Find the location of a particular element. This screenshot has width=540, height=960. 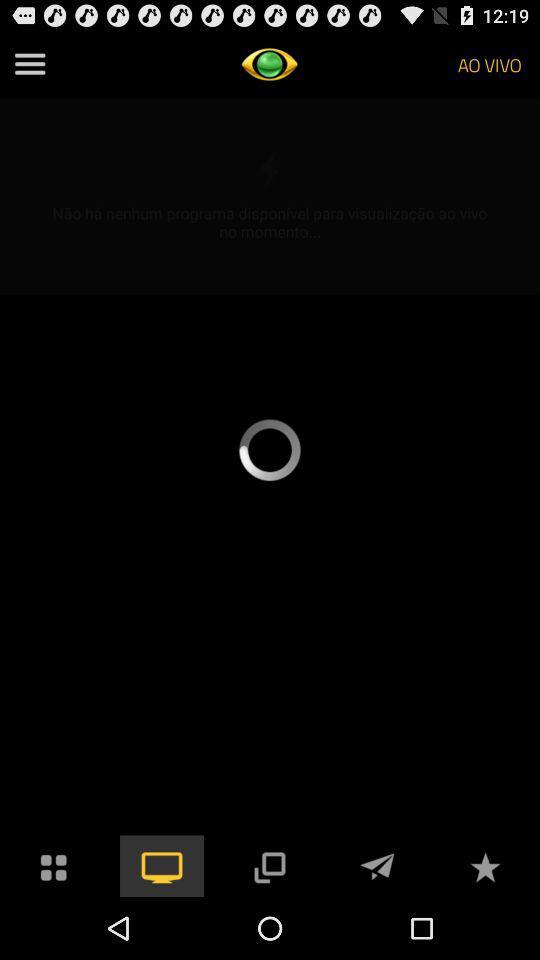

the menu icon is located at coordinates (29, 68).